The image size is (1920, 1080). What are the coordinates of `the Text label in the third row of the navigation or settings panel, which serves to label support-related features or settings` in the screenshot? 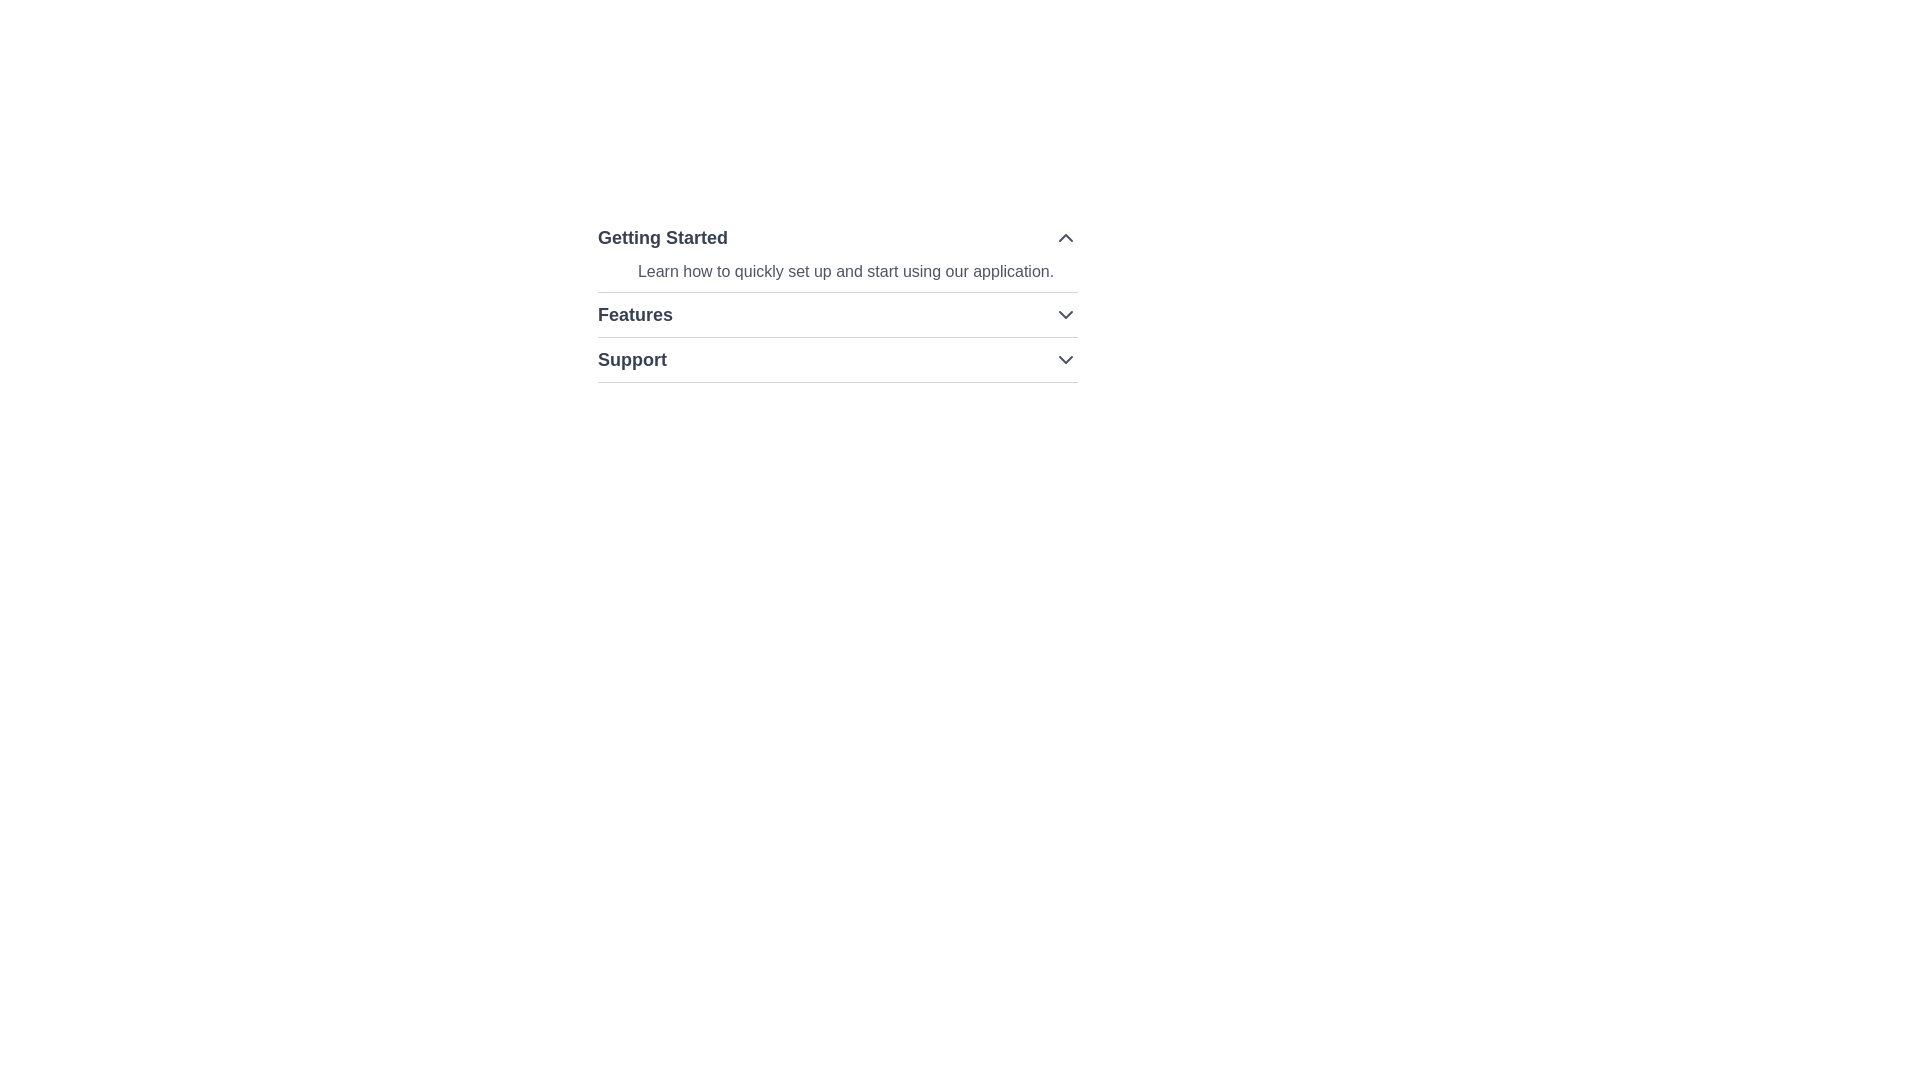 It's located at (631, 358).